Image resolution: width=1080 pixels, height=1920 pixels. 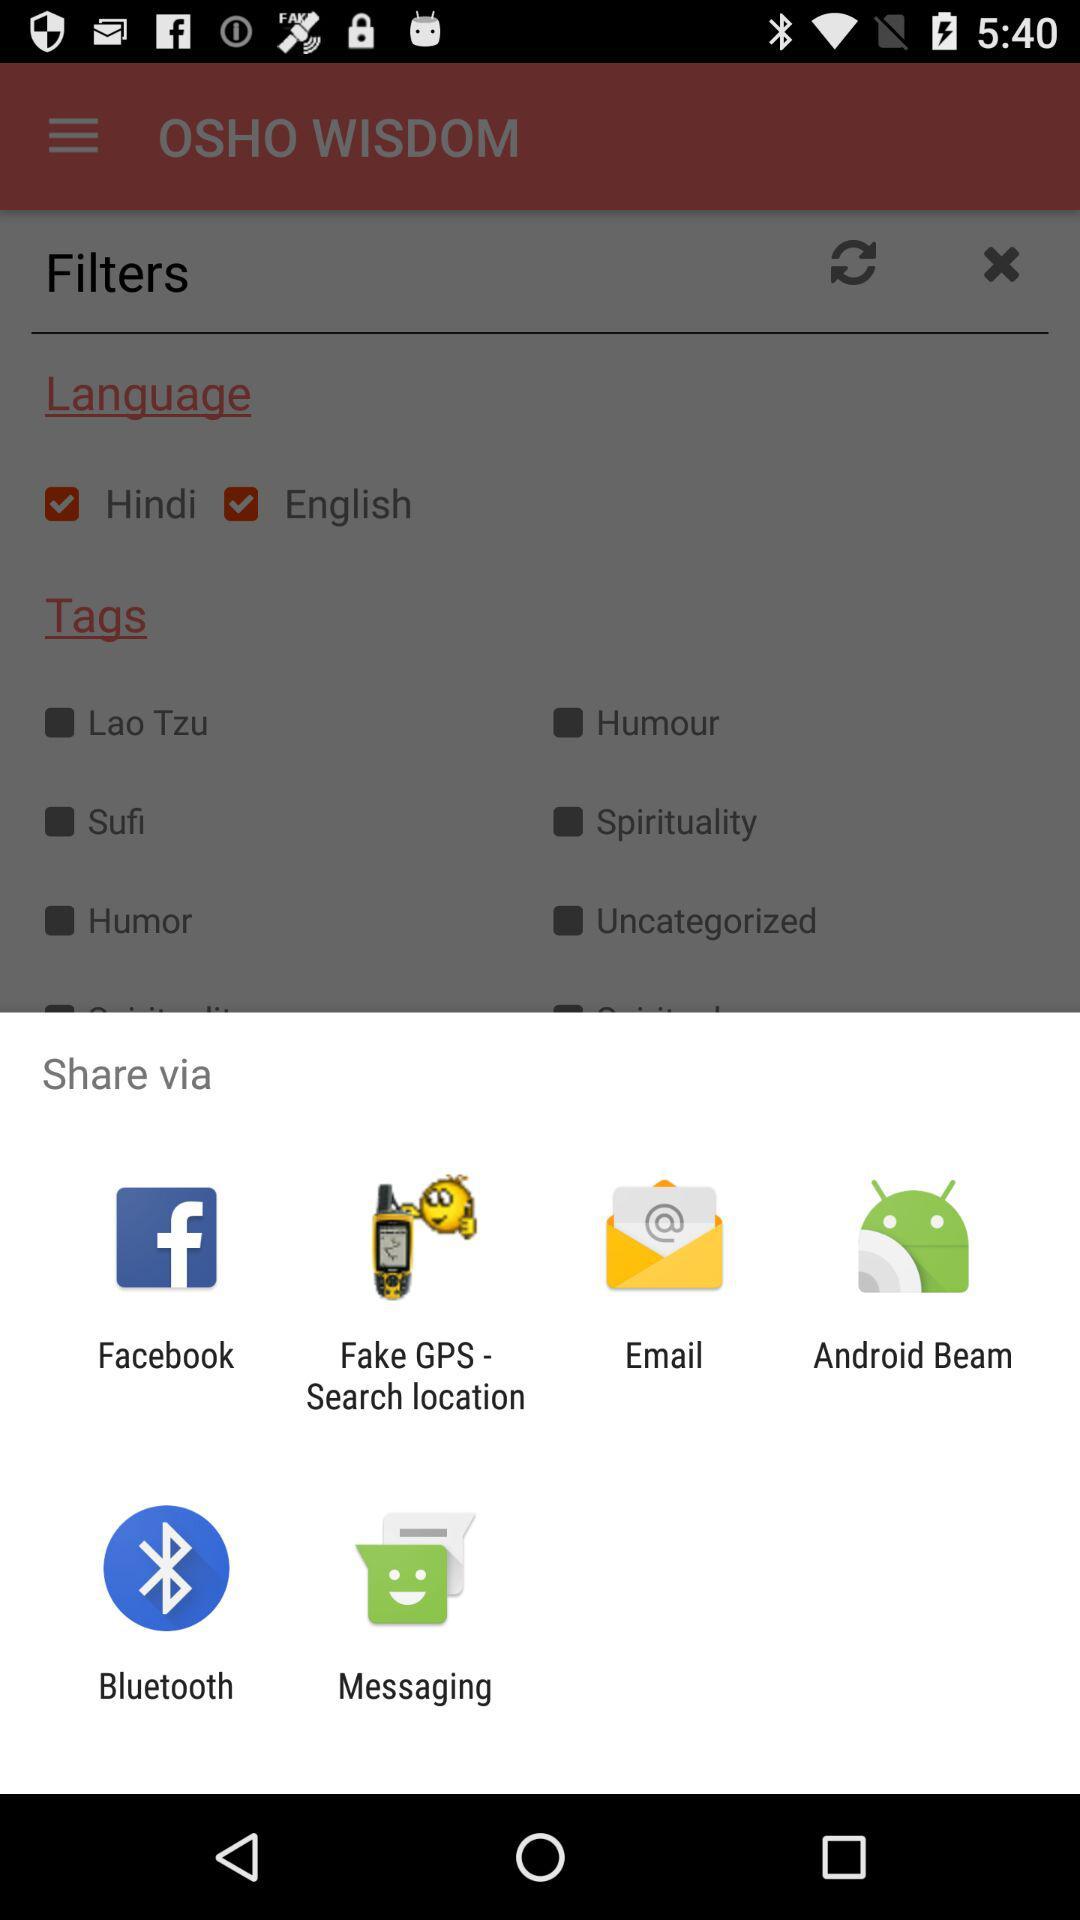 What do you see at coordinates (664, 1374) in the screenshot?
I see `app next to the android beam app` at bounding box center [664, 1374].